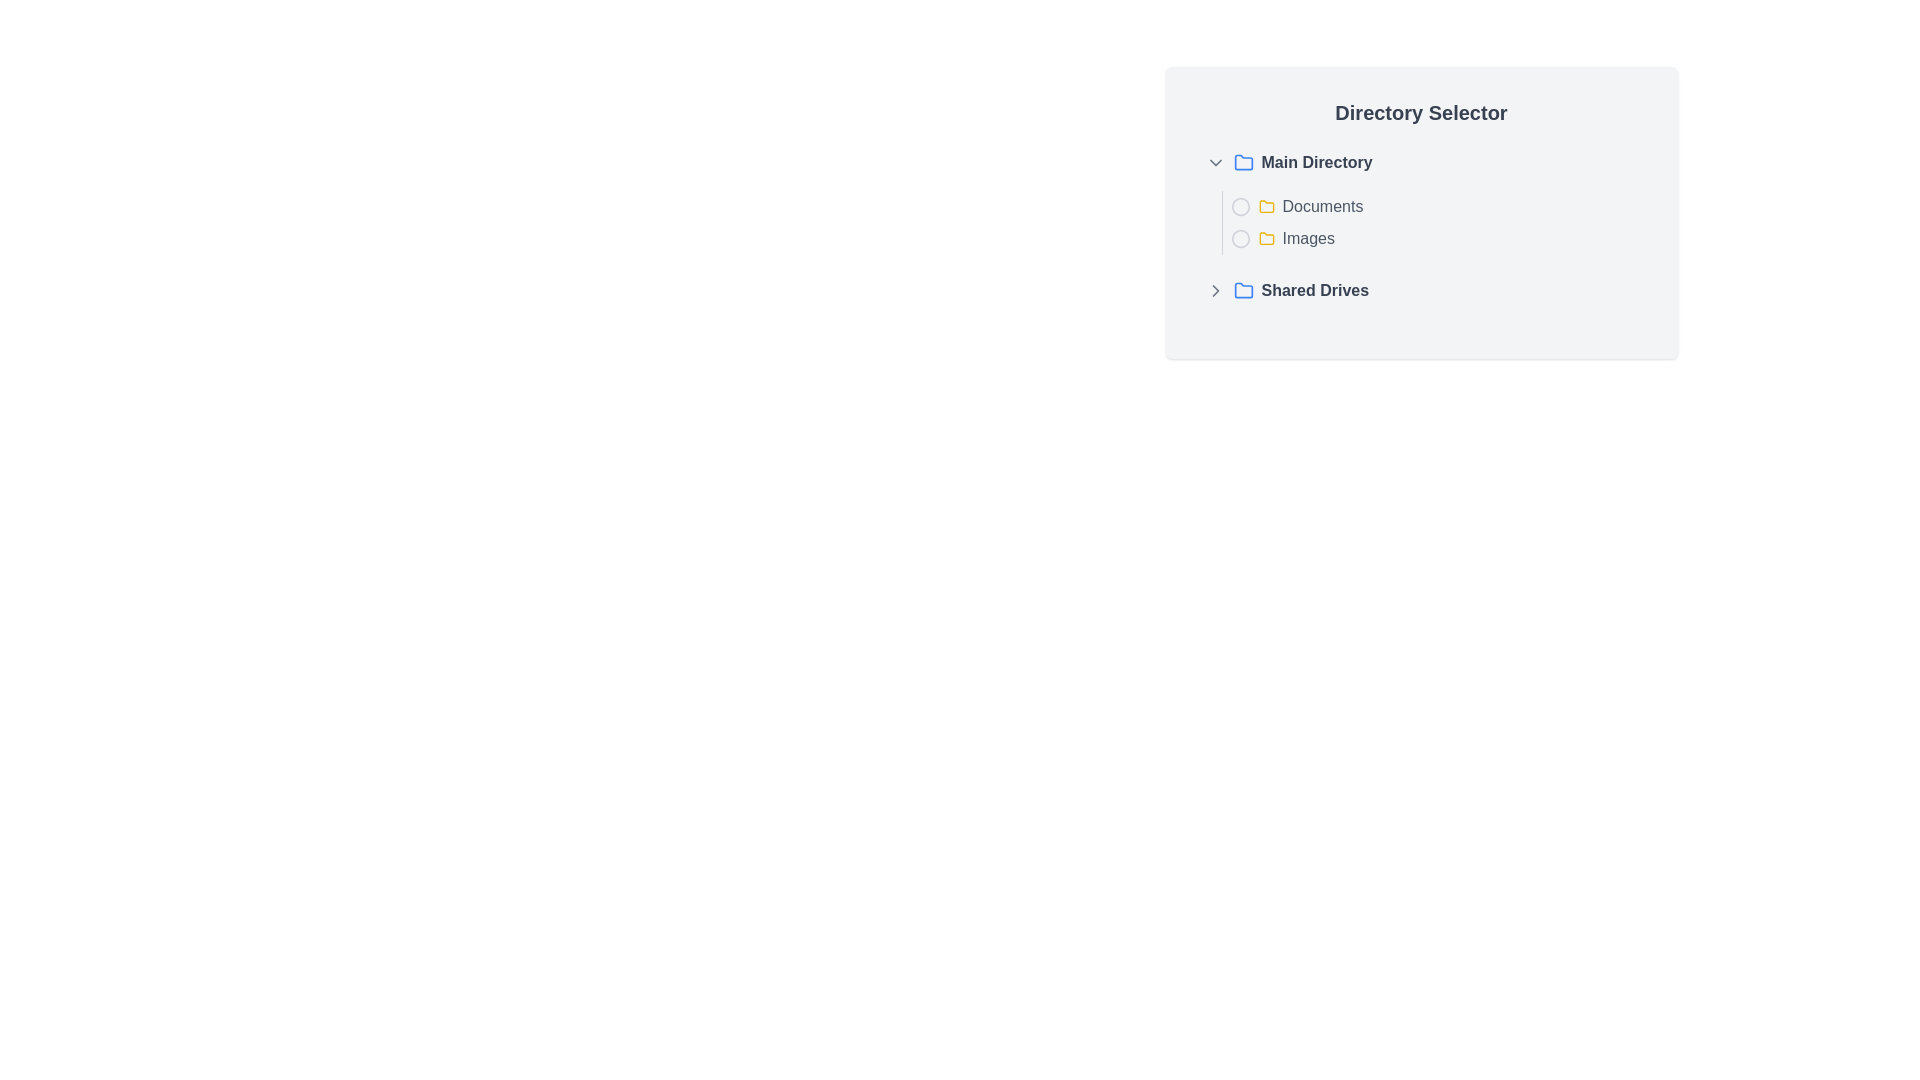 Image resolution: width=1920 pixels, height=1080 pixels. I want to click on the 'Documents' folder label located below 'Main Directory' and above 'Images', positioned to the far right of the interface, so click(1322, 207).